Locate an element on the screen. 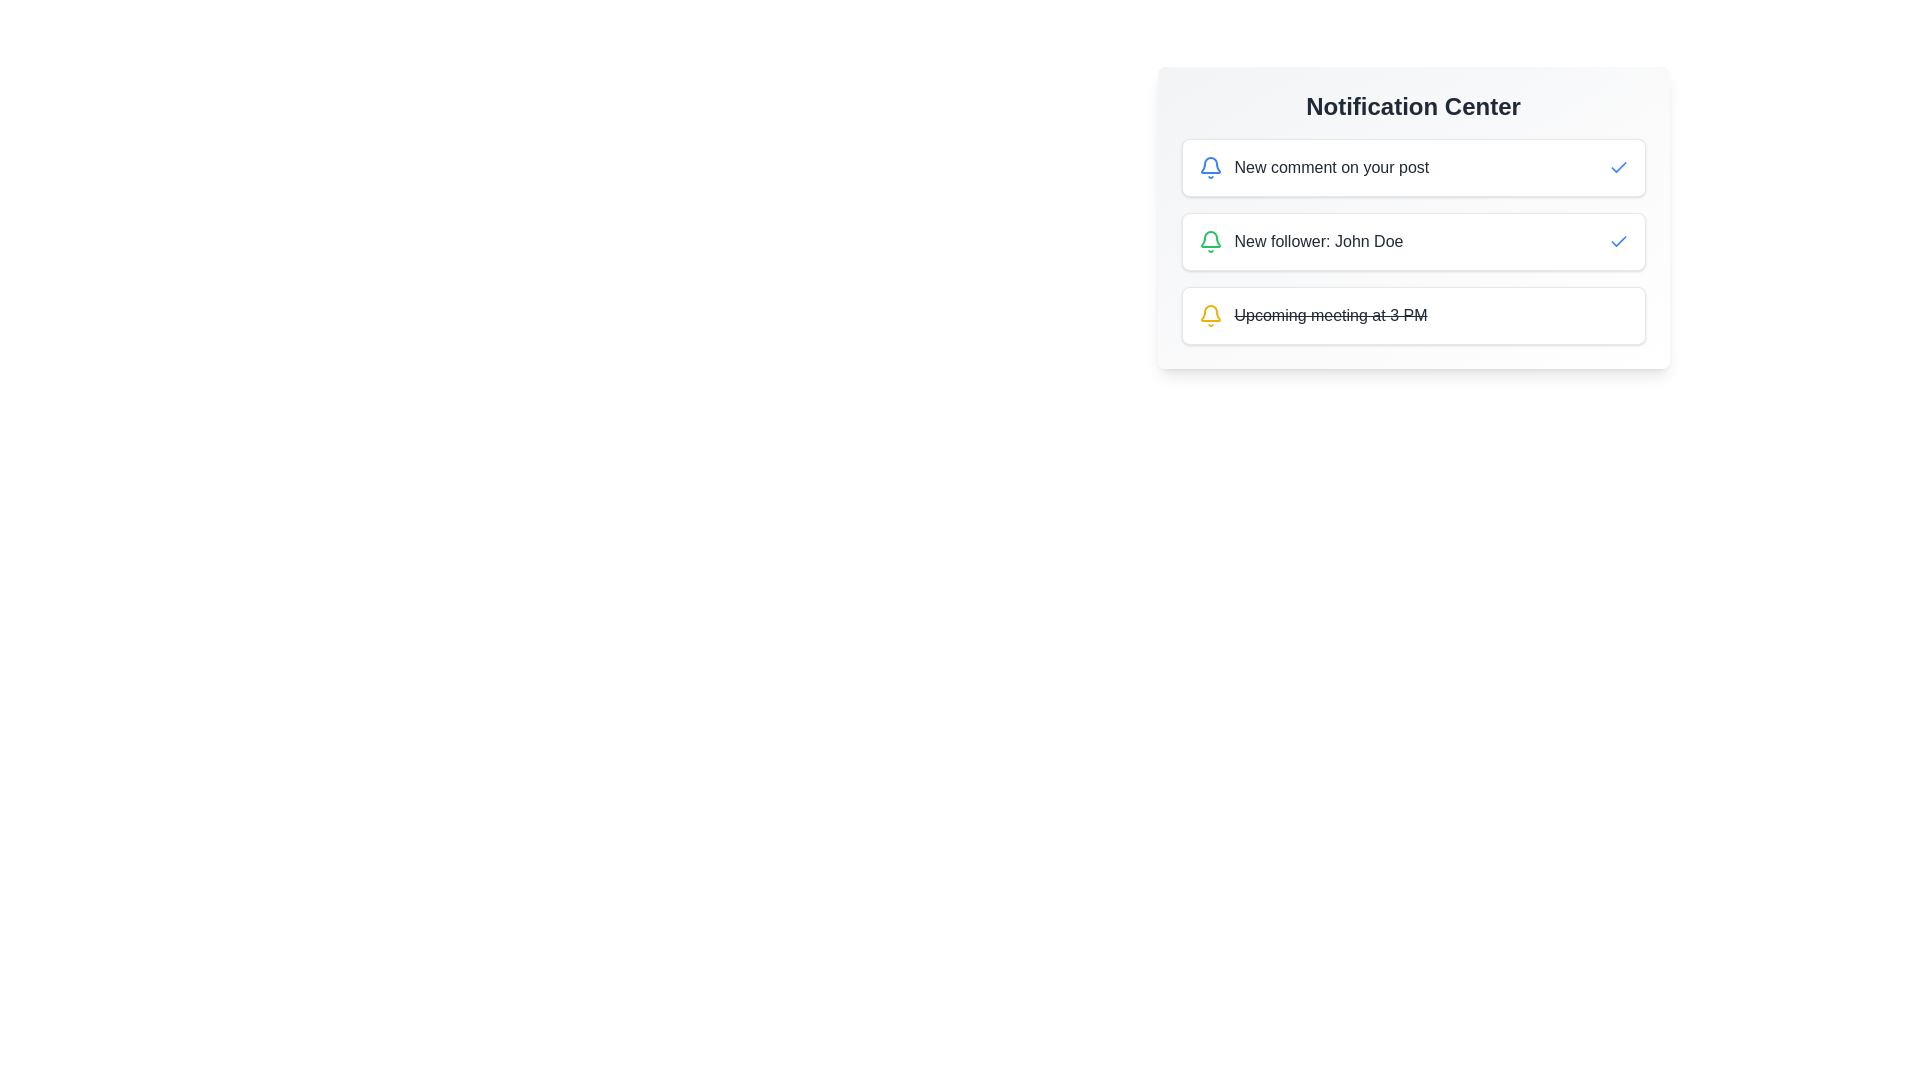  the notification entry that informs the user about a new follower named John Doe, which is the second notification in the list is located at coordinates (1412, 241).